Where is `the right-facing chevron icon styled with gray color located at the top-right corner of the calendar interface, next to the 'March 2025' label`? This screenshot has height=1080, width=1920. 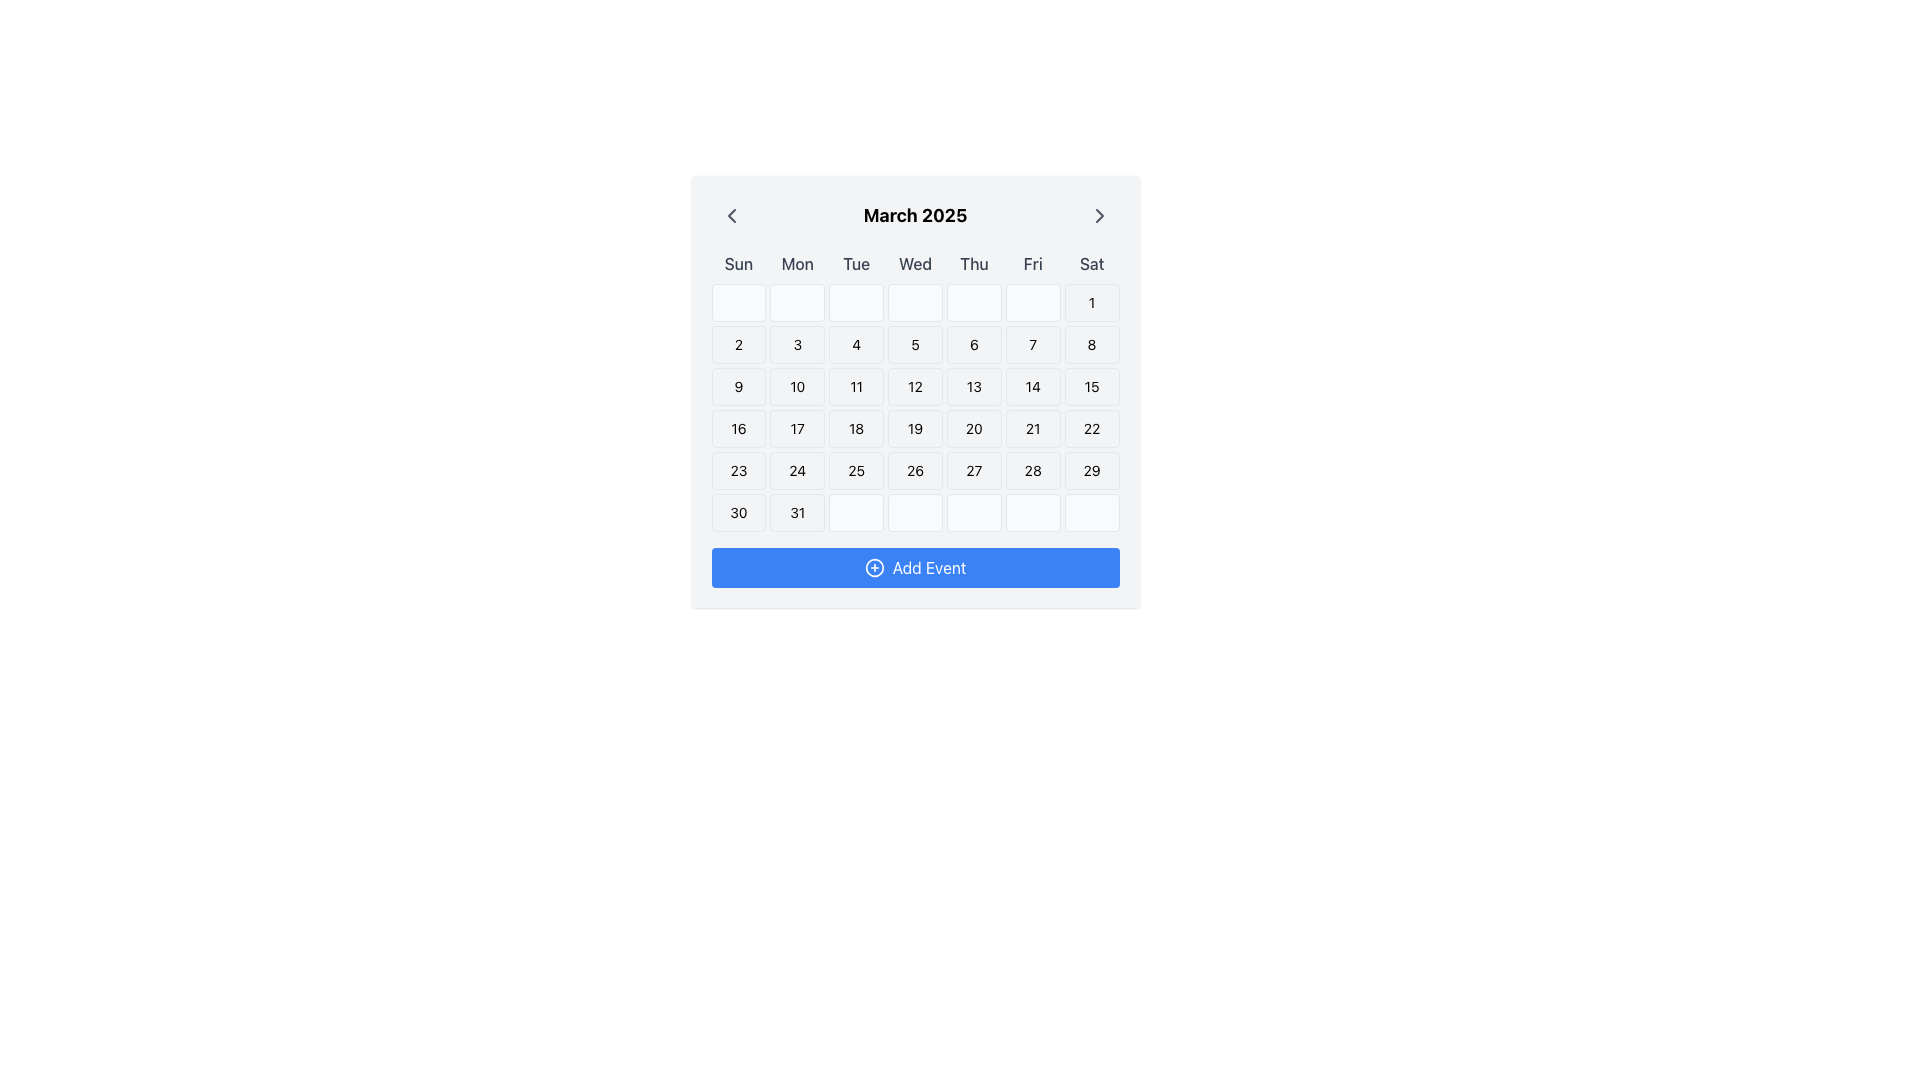
the right-facing chevron icon styled with gray color located at the top-right corner of the calendar interface, next to the 'March 2025' label is located at coordinates (1098, 216).